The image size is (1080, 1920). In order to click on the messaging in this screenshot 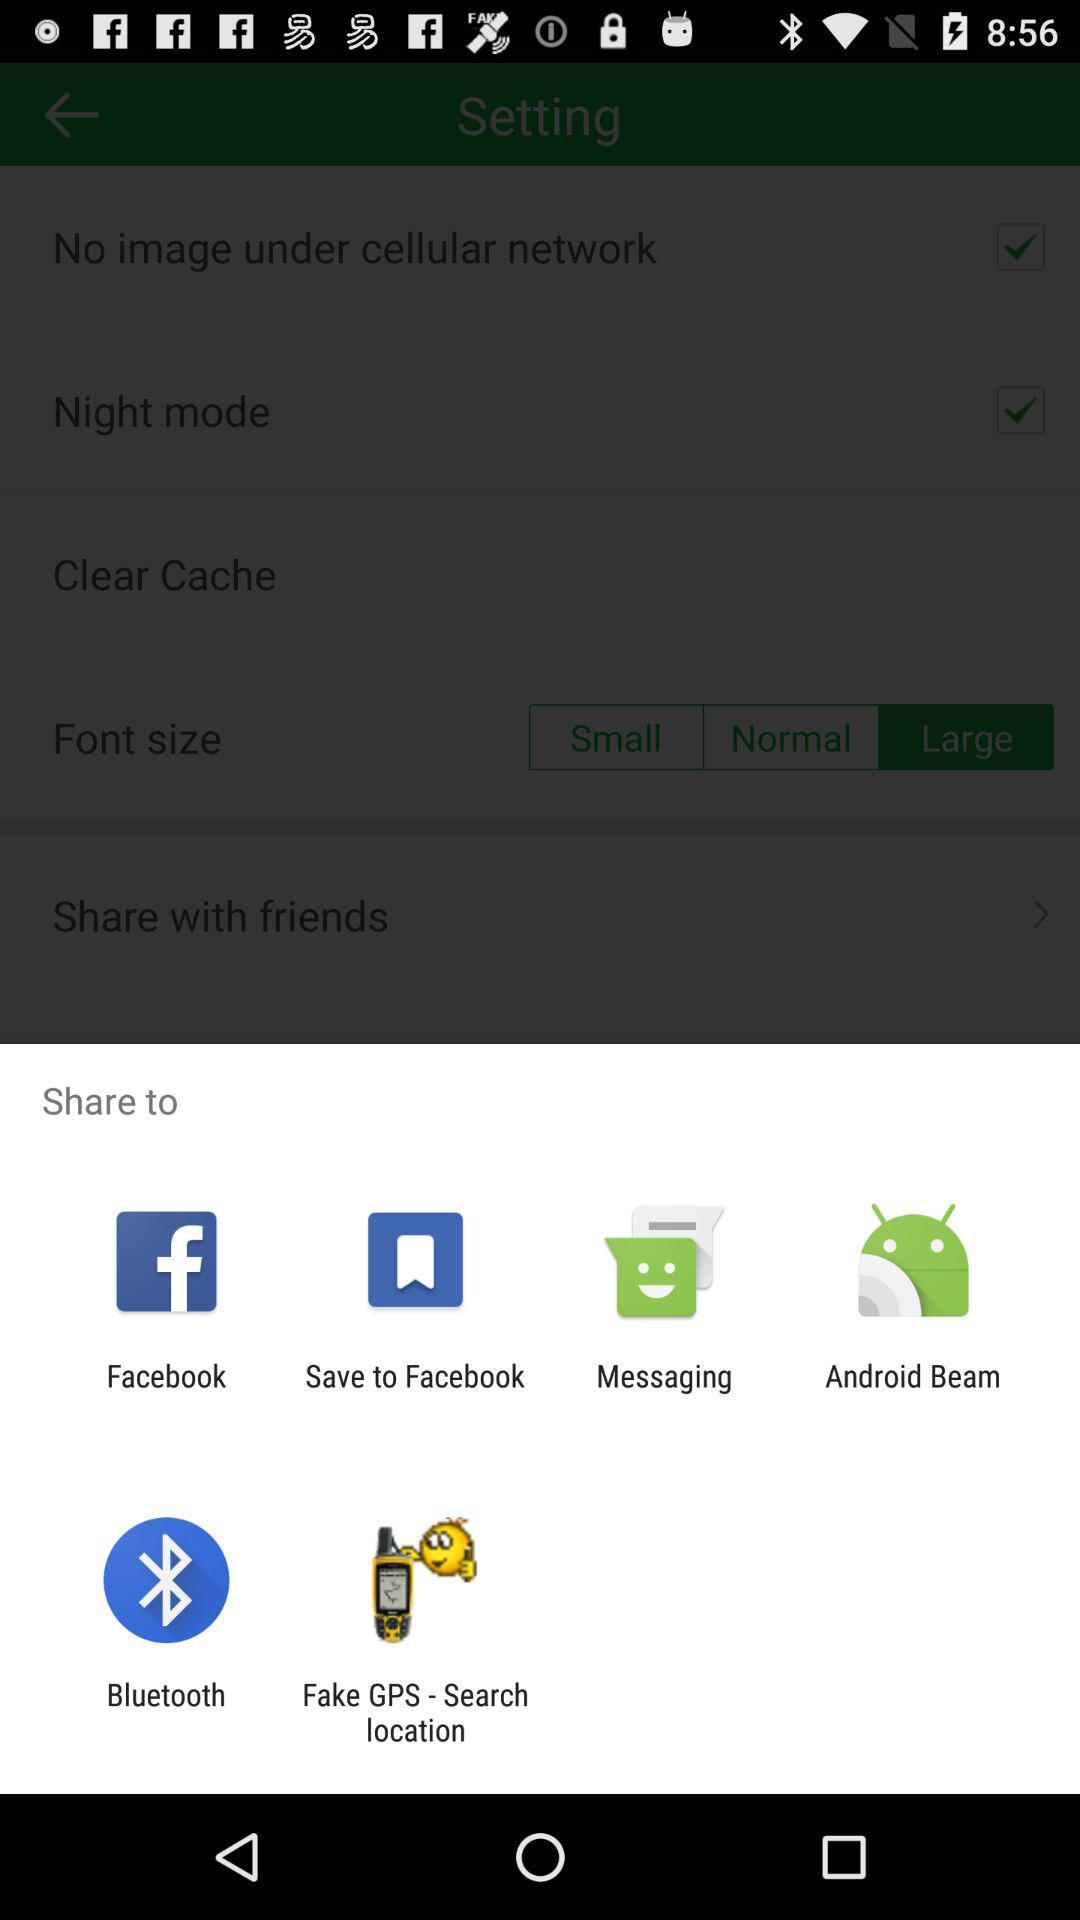, I will do `click(664, 1392)`.